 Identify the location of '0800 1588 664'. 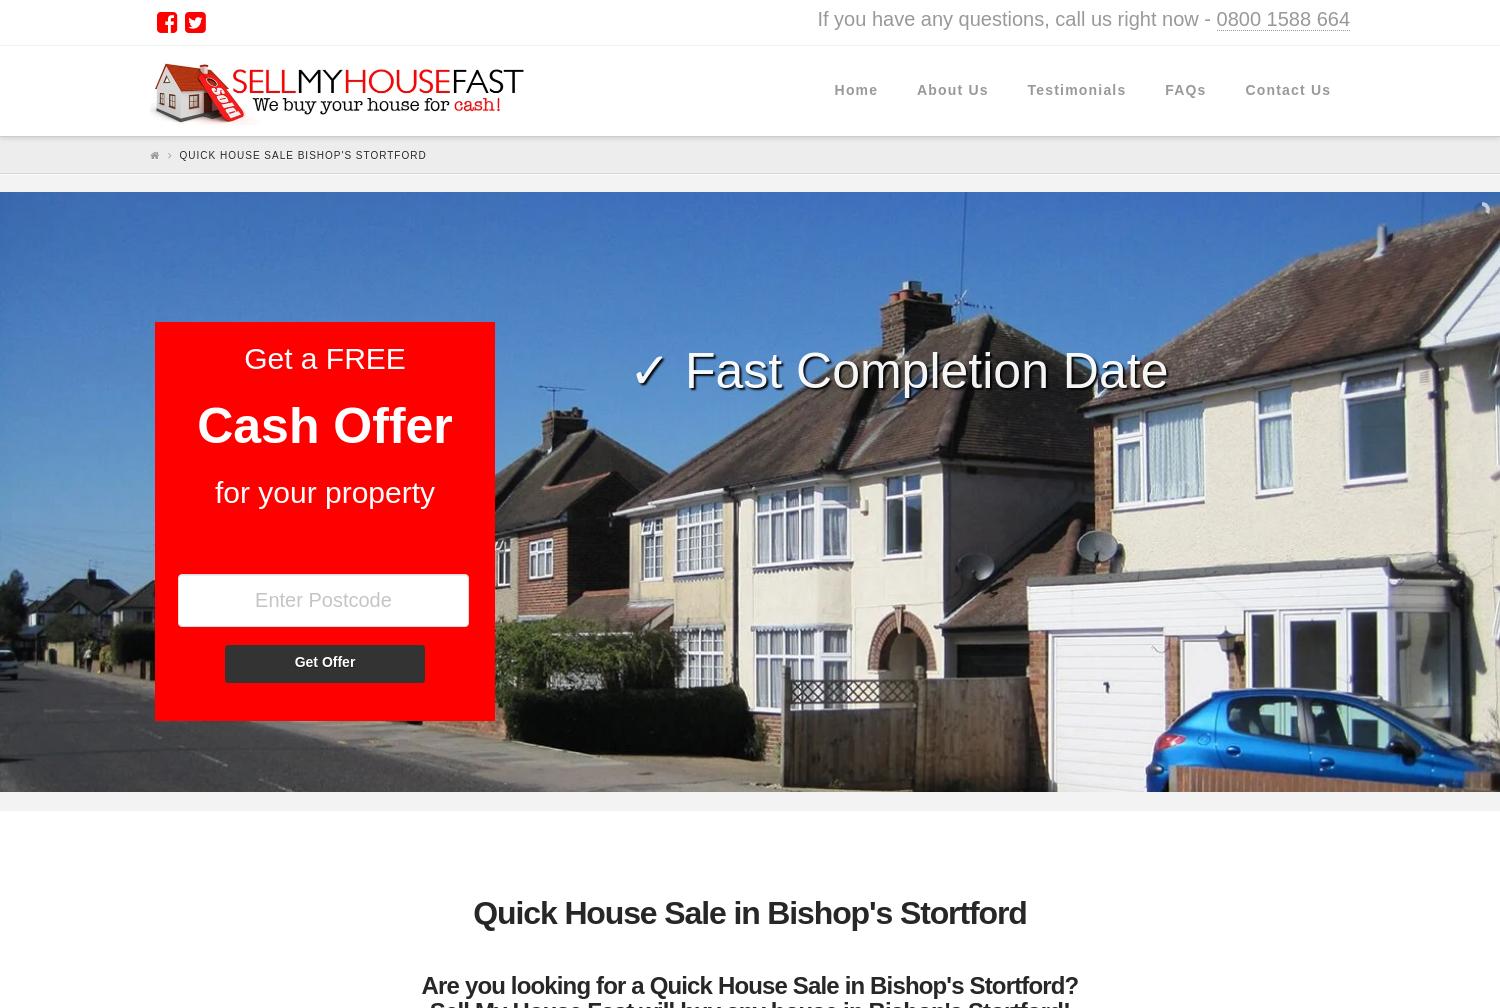
(1282, 18).